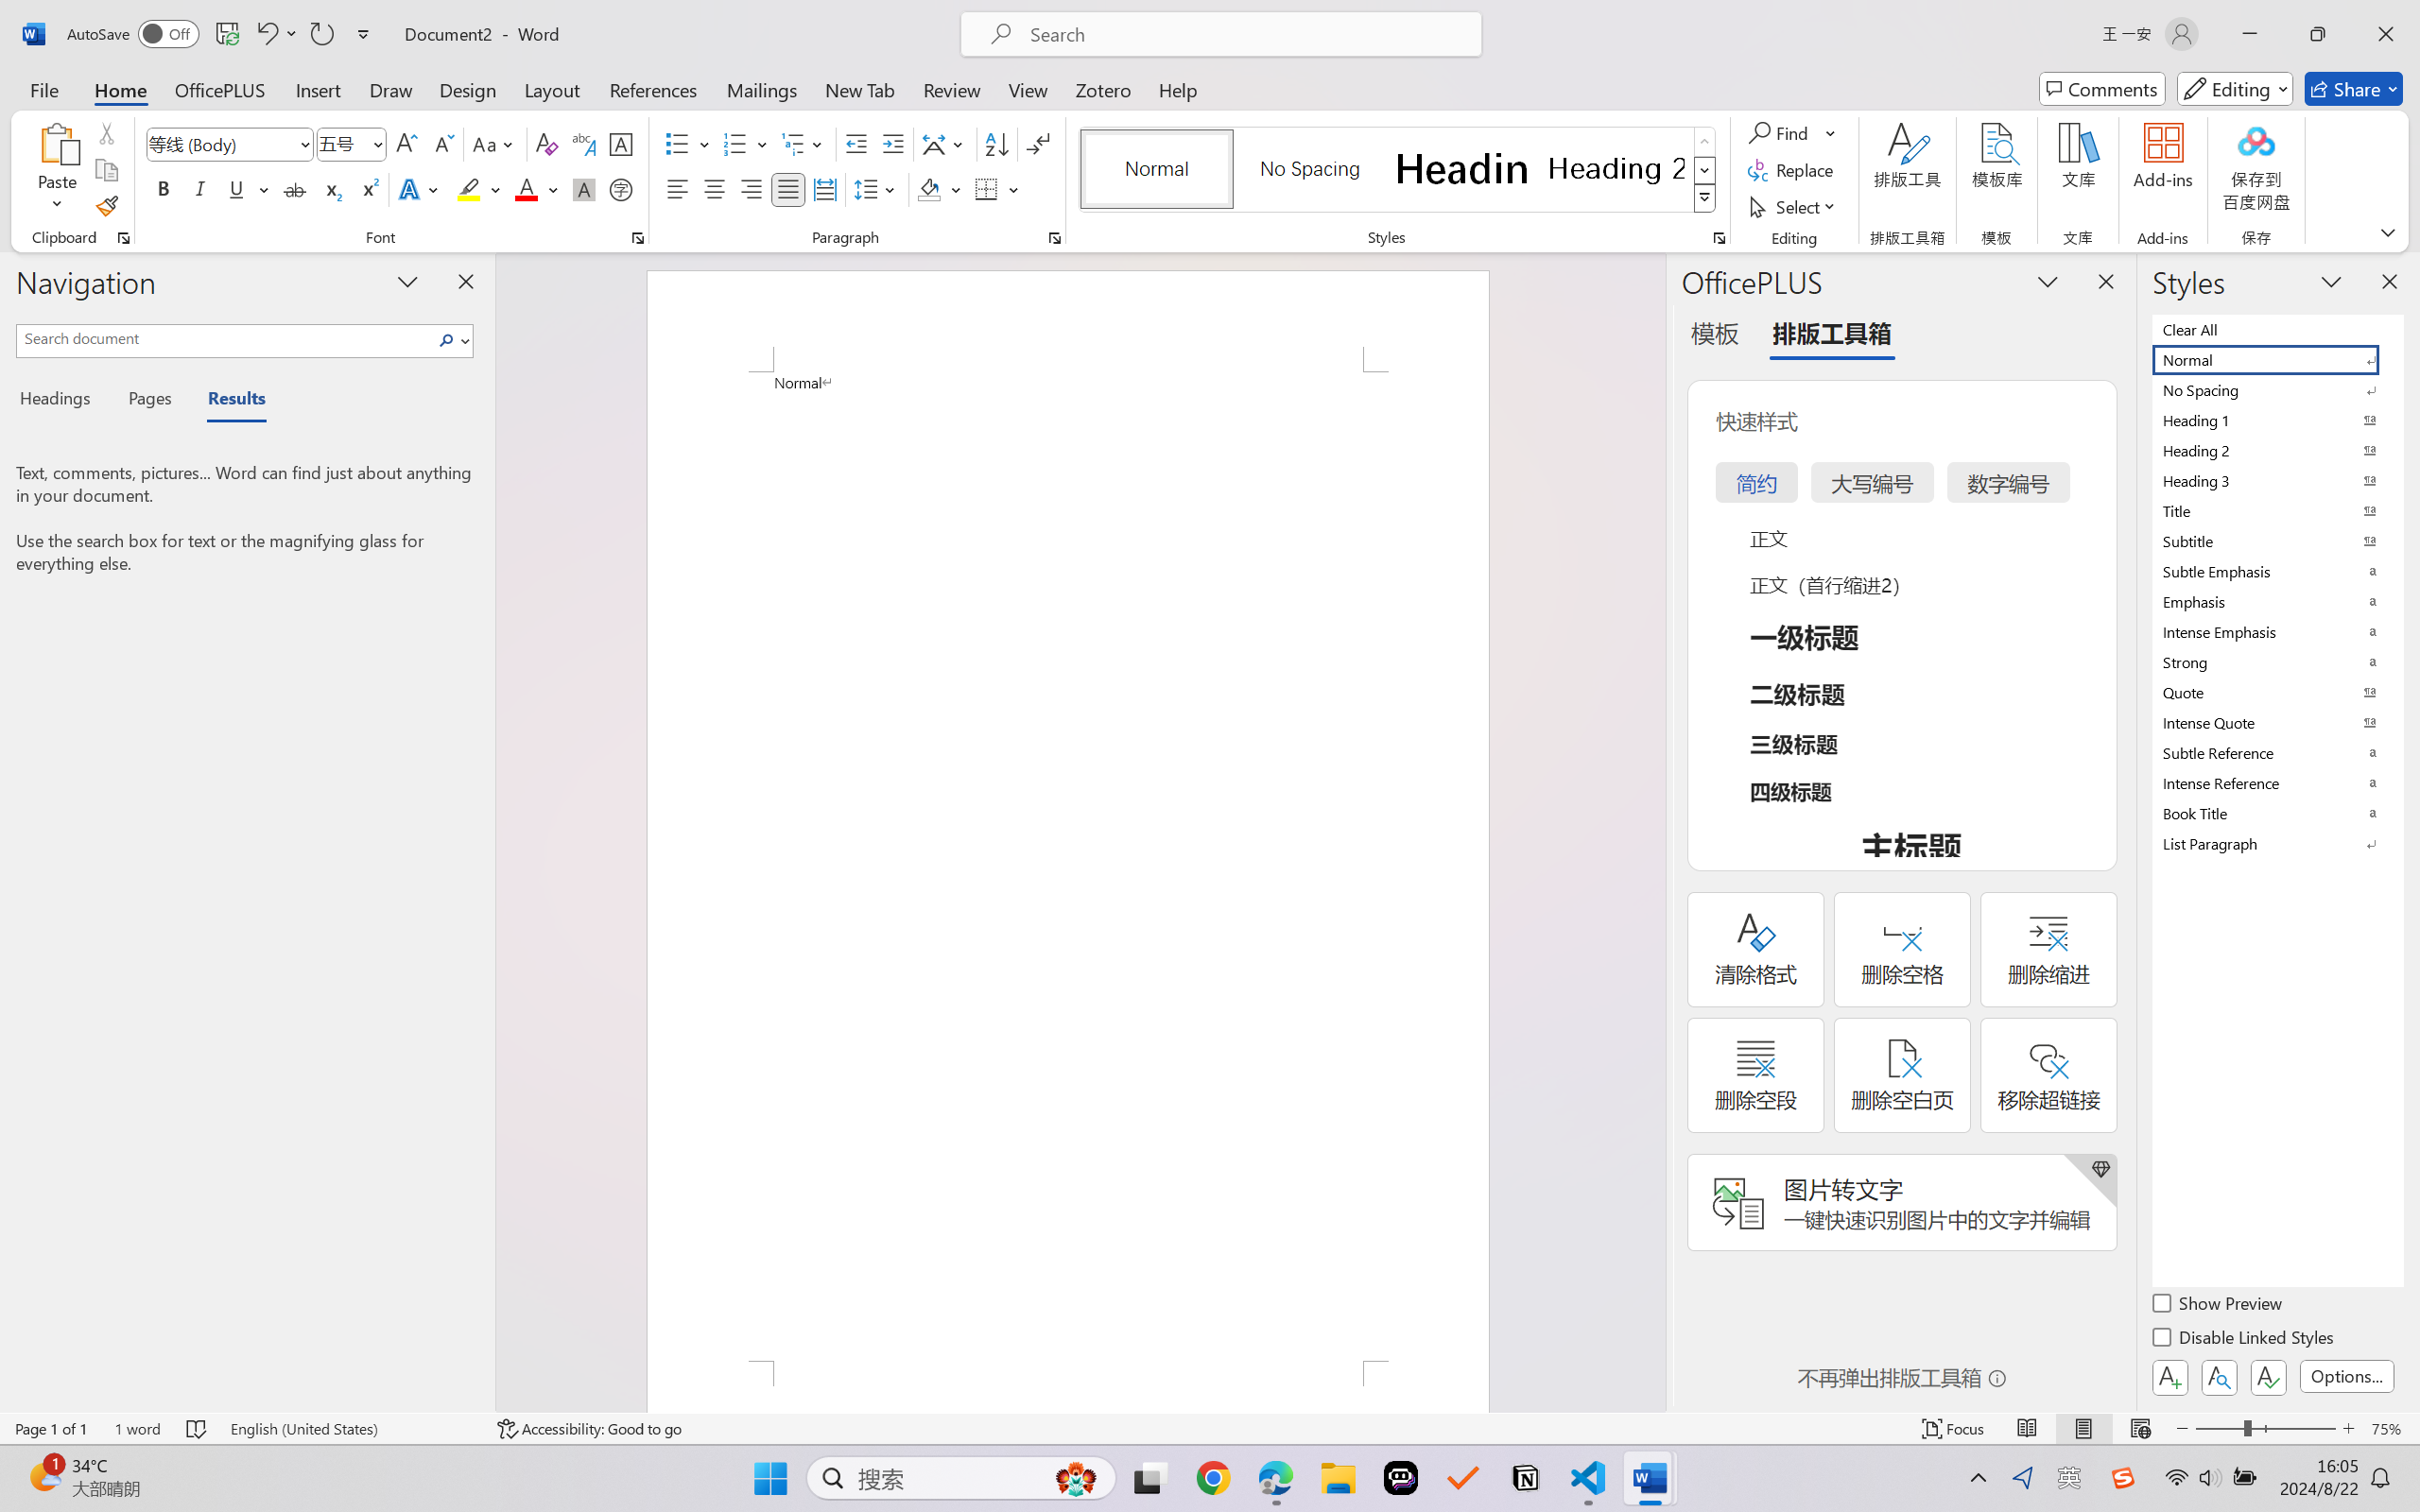 The image size is (2420, 1512). I want to click on 'Clear All', so click(2275, 328).